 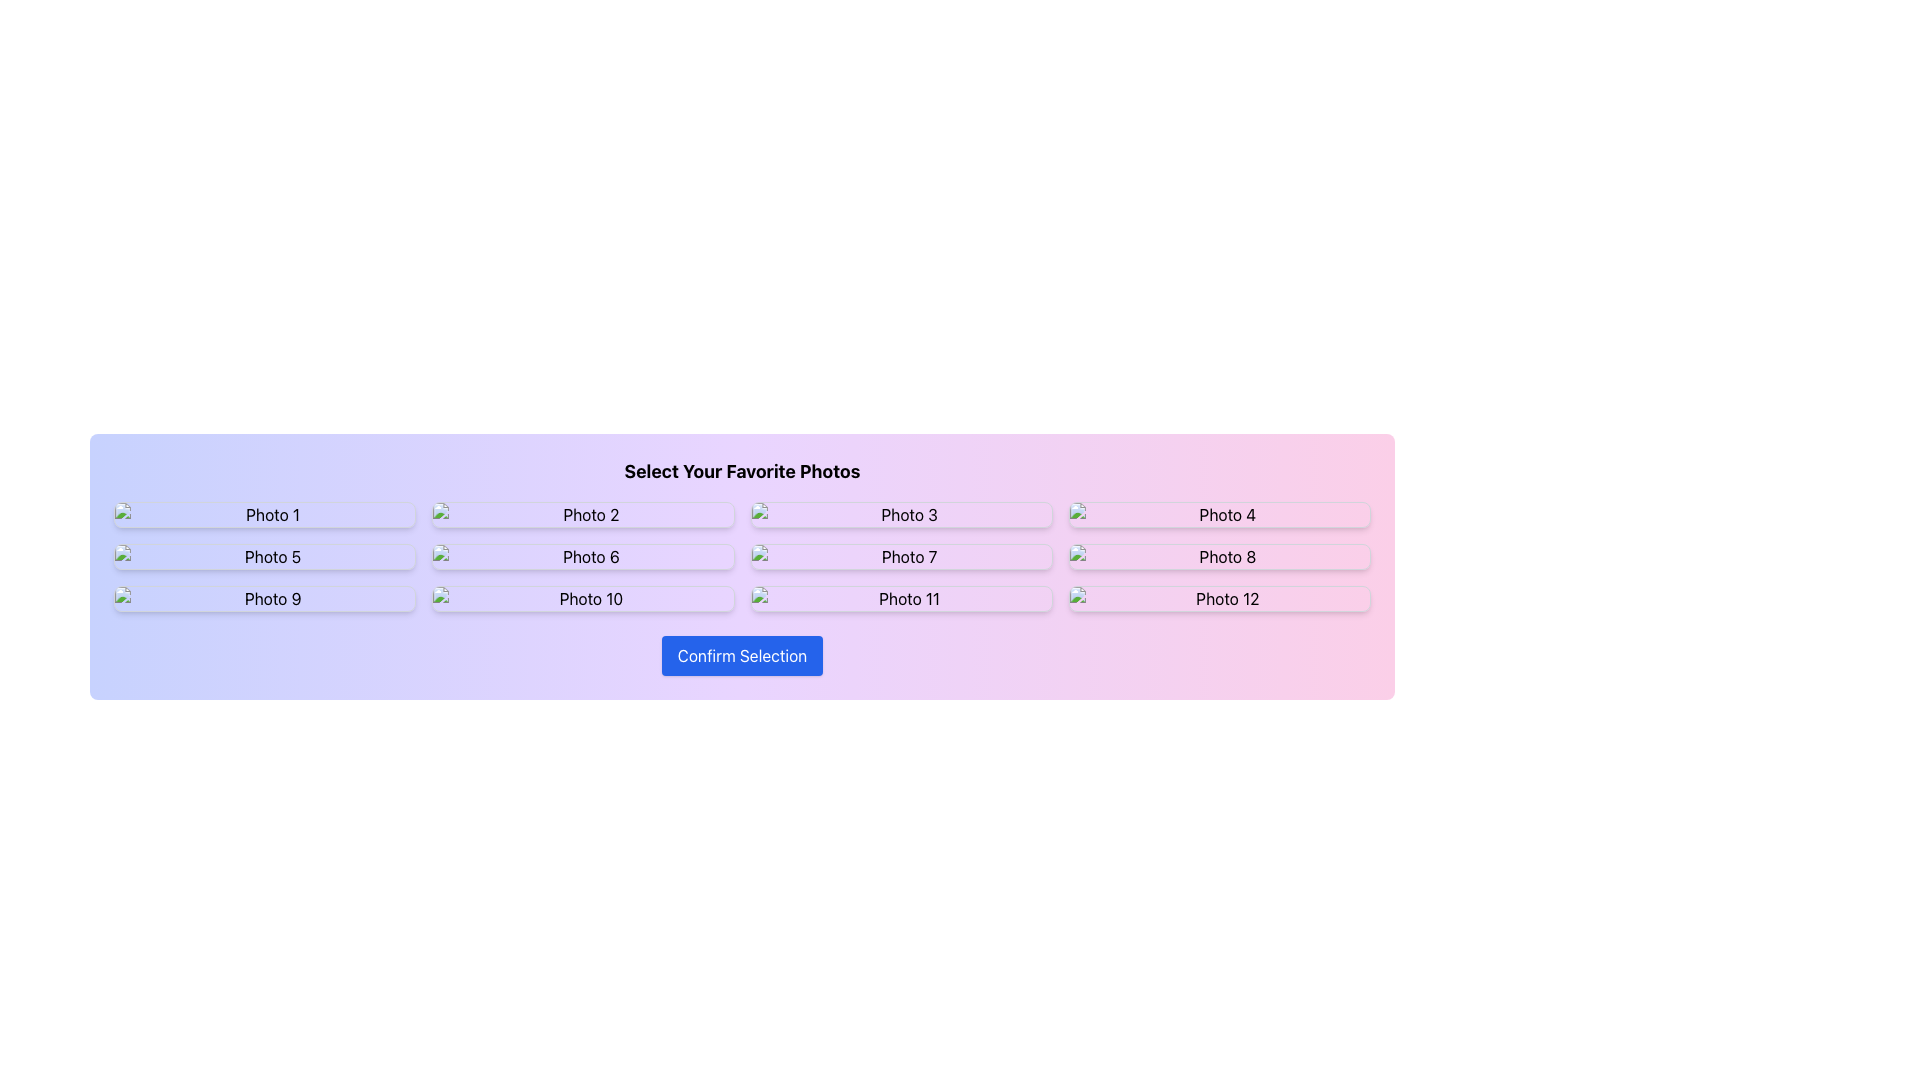 I want to click on the 'Photo 10' selectable thumbnail, which is a rectangular photo thumbnail with a soft gray border and a pastel purple background, so click(x=582, y=597).